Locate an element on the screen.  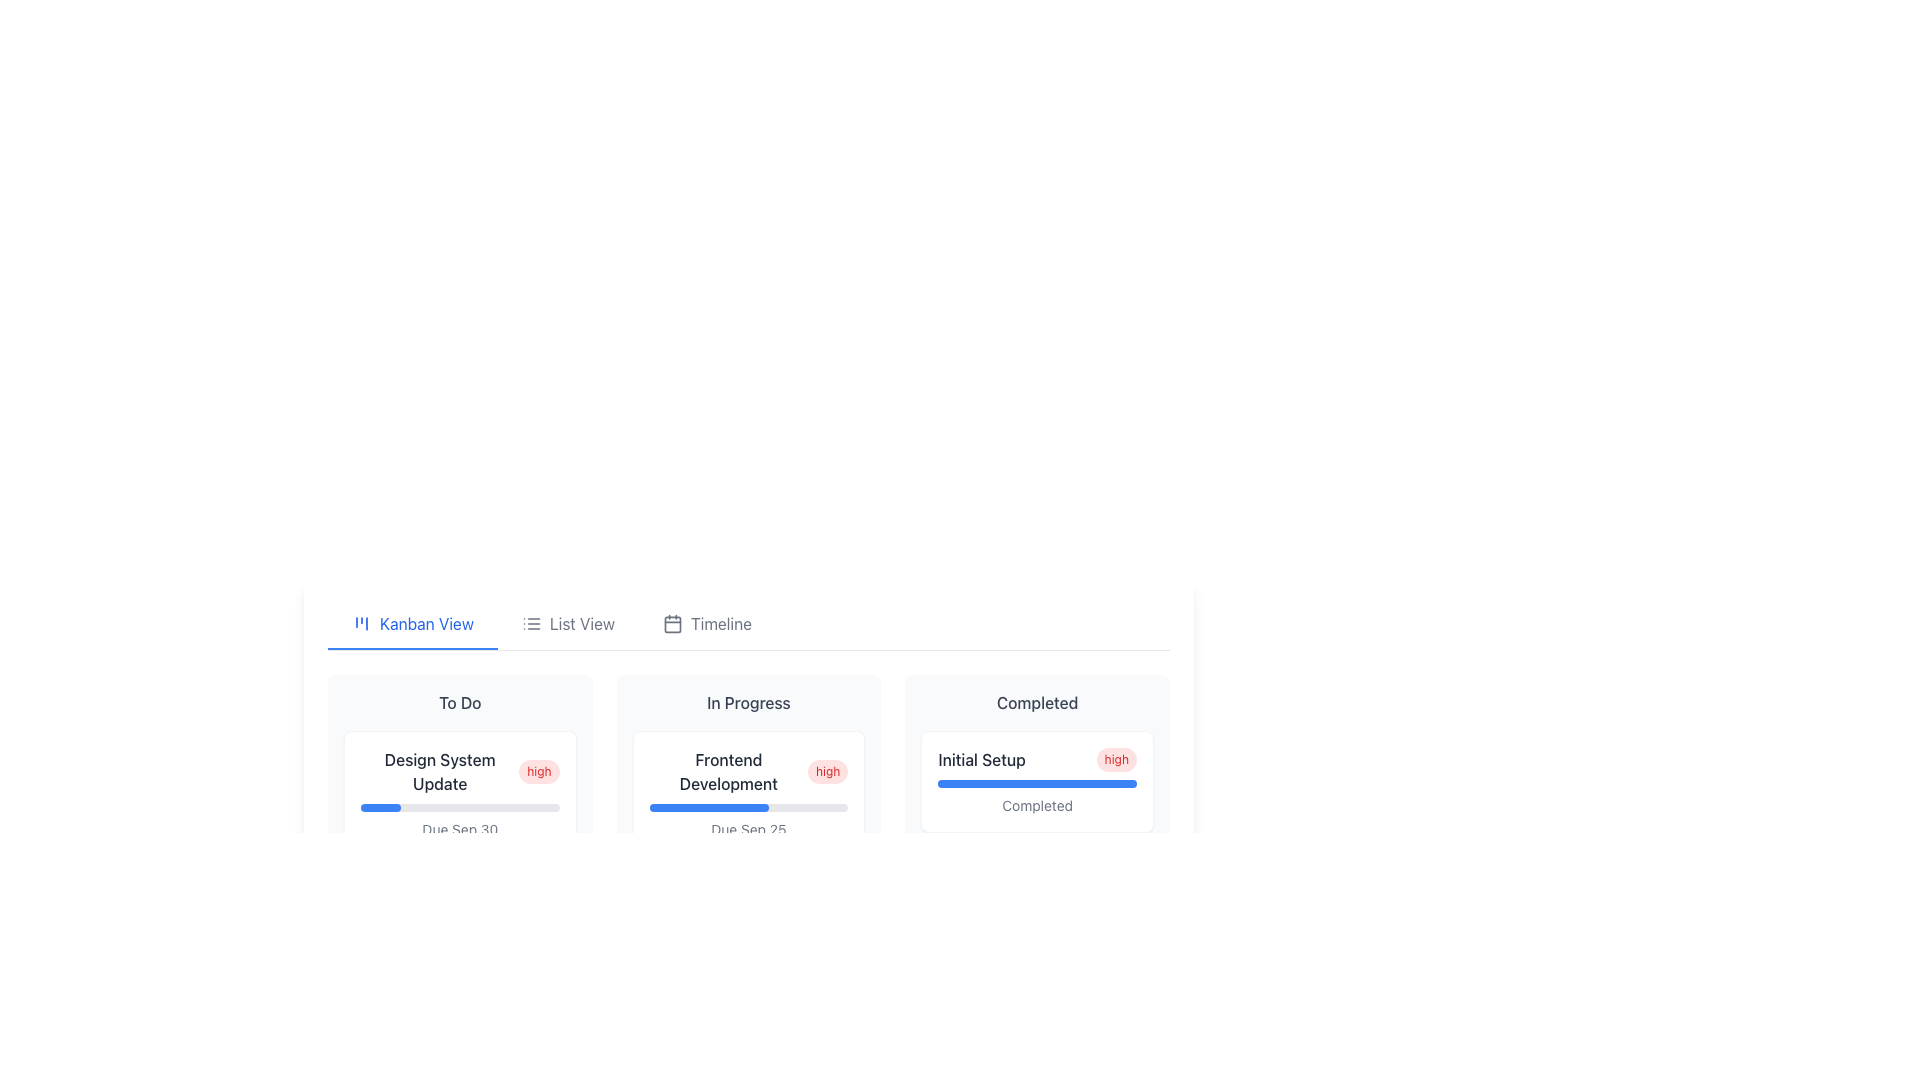
the composite element labeled 'Initial Setup' with a badge 'high' in the 'Completed' column of the Kanban board is located at coordinates (1037, 759).